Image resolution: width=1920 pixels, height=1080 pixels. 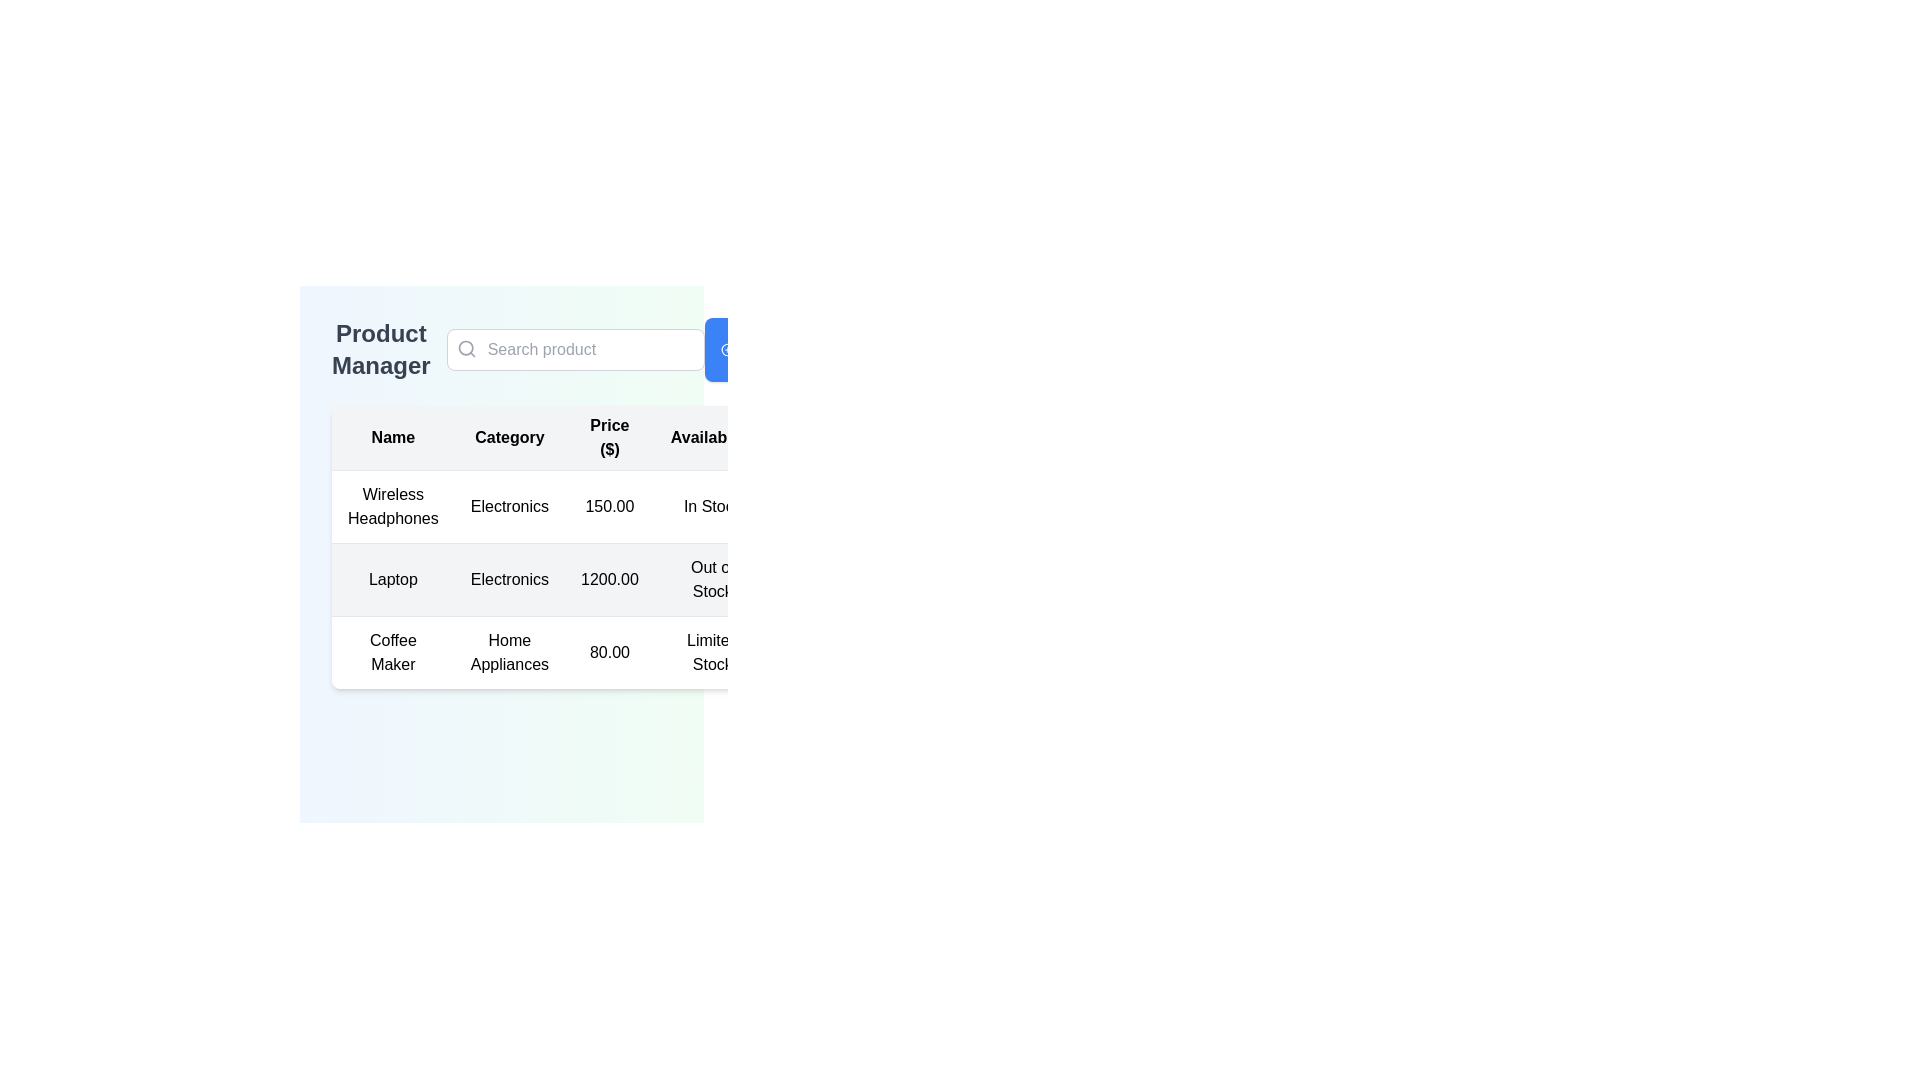 I want to click on the text label indicating the availability status of 'Coffee Maker' in the table, so click(x=712, y=652).